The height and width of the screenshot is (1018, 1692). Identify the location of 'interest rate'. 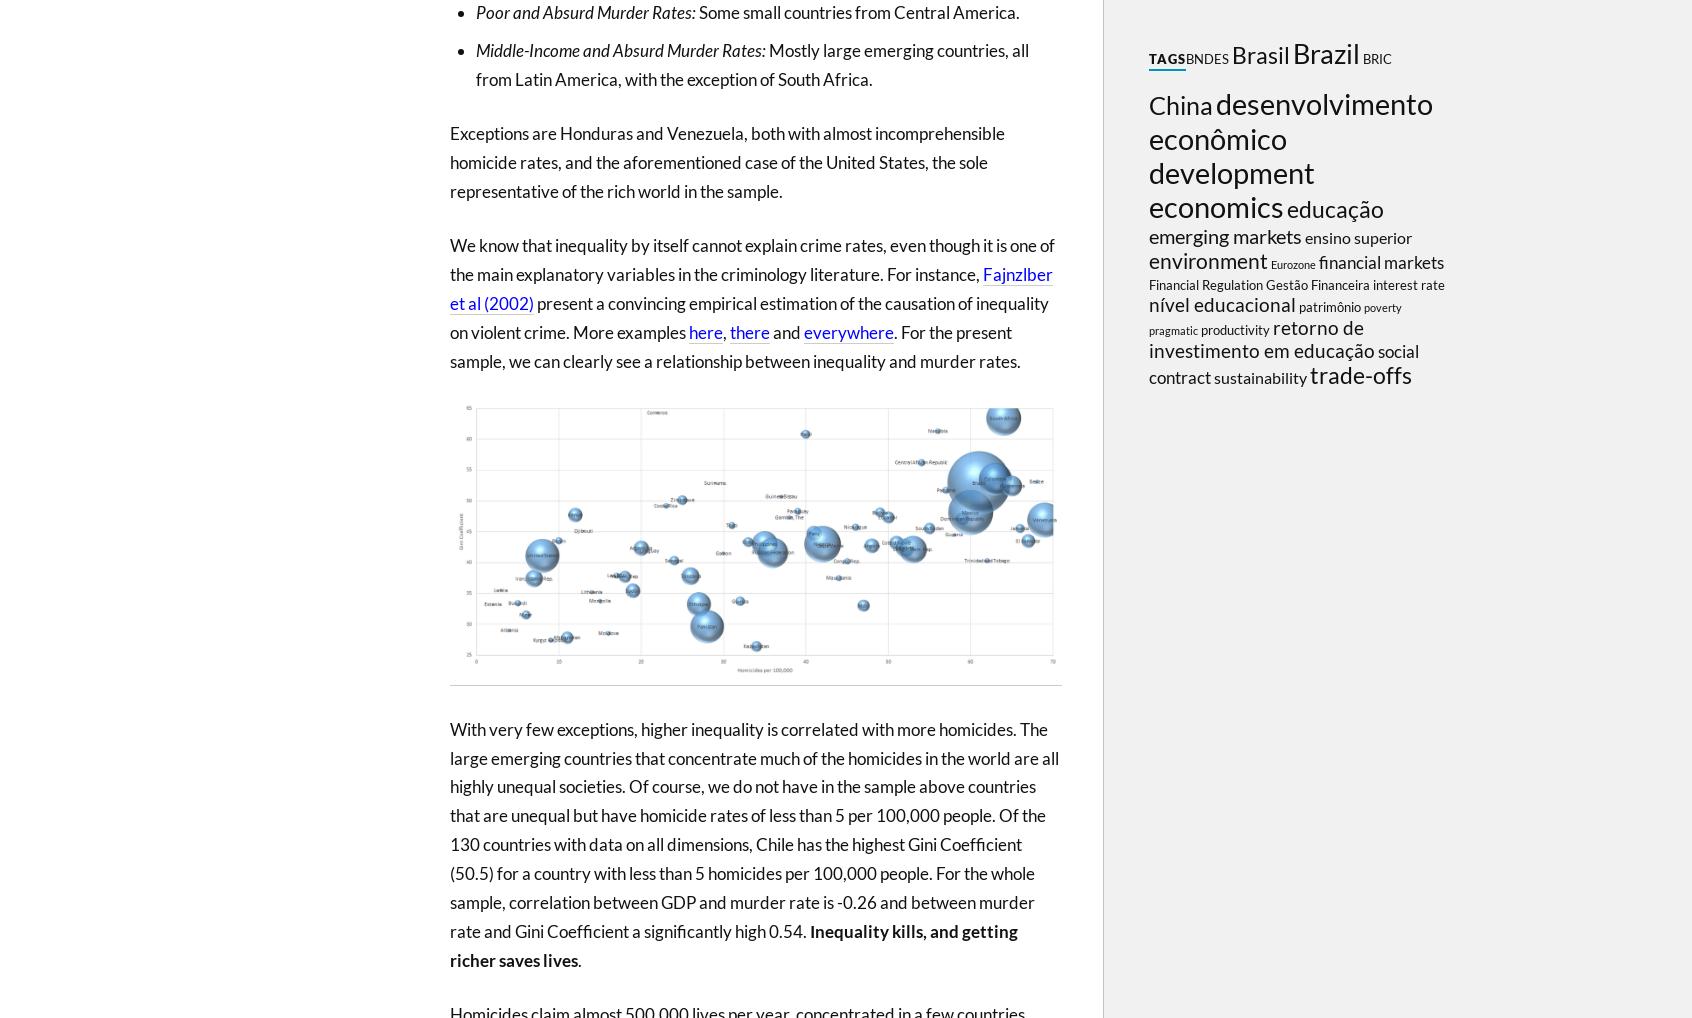
(1408, 285).